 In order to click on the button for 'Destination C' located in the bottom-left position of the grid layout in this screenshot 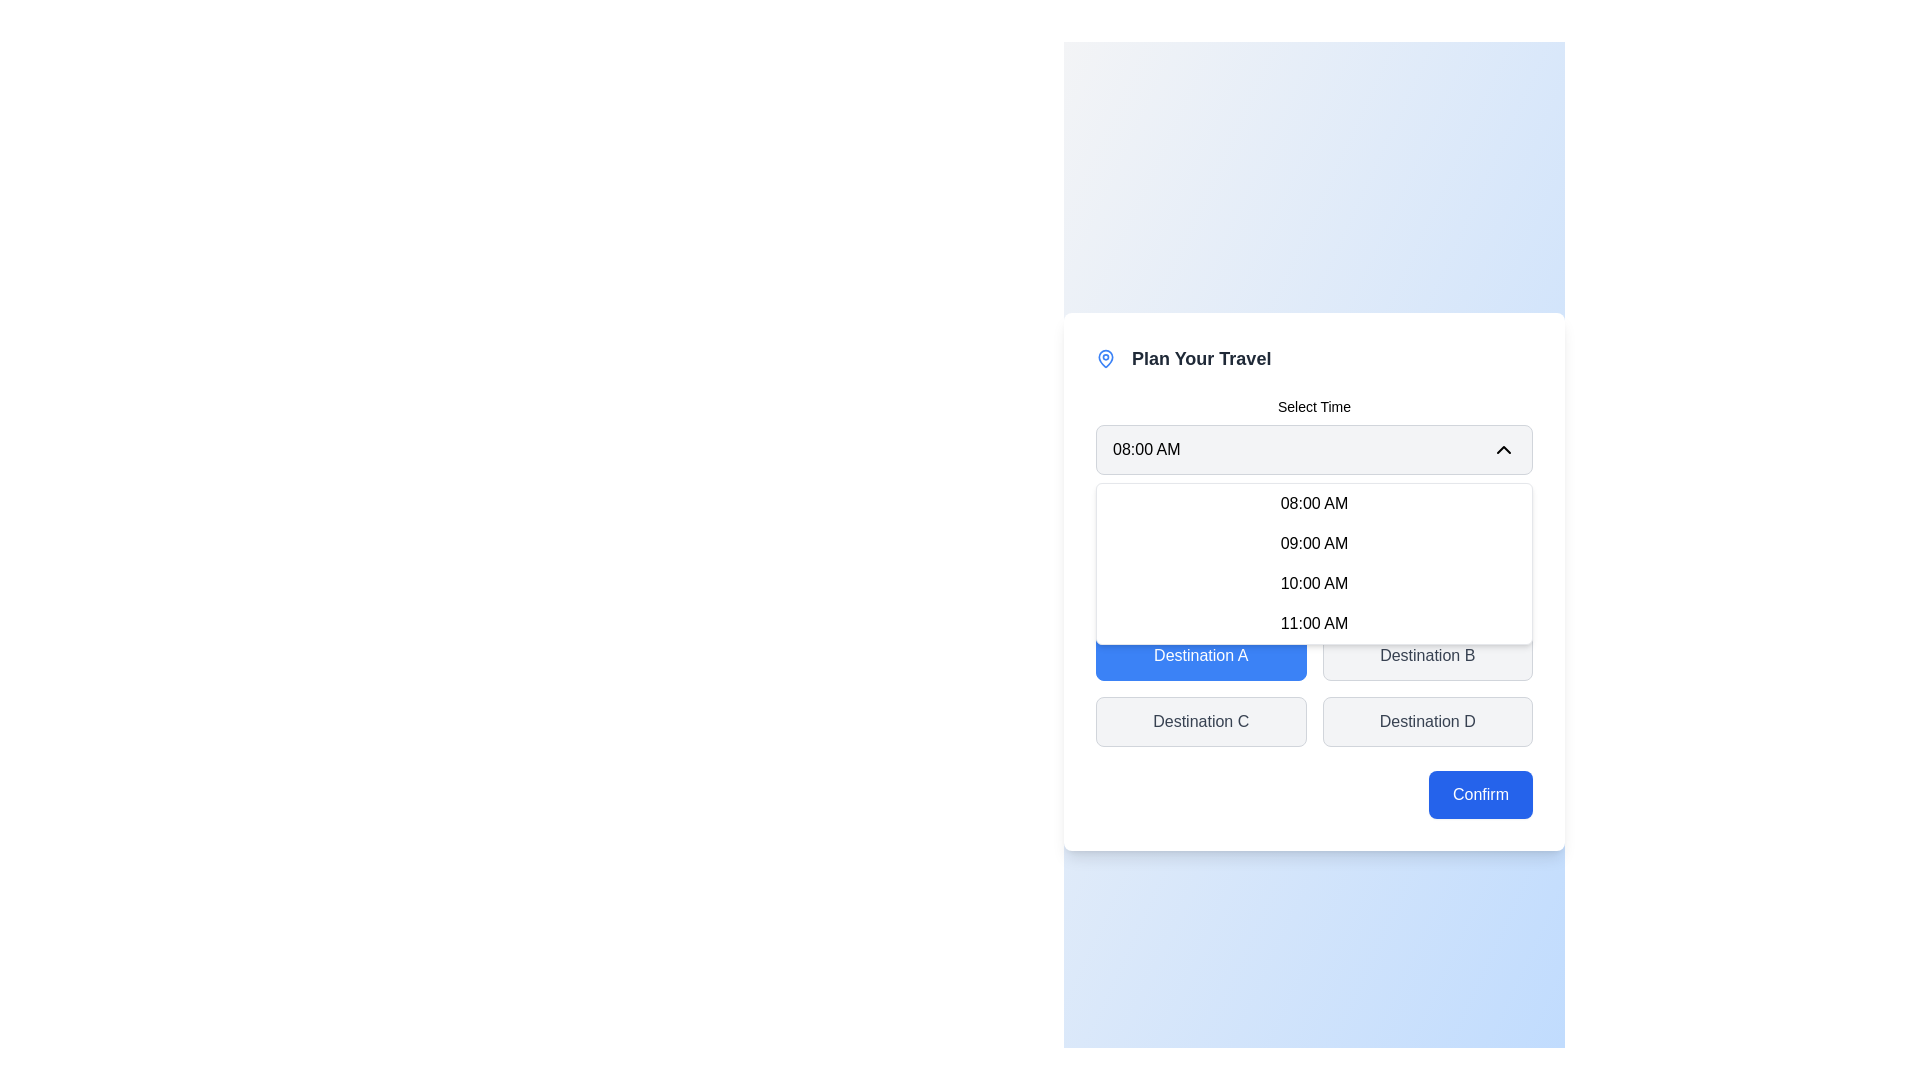, I will do `click(1200, 721)`.